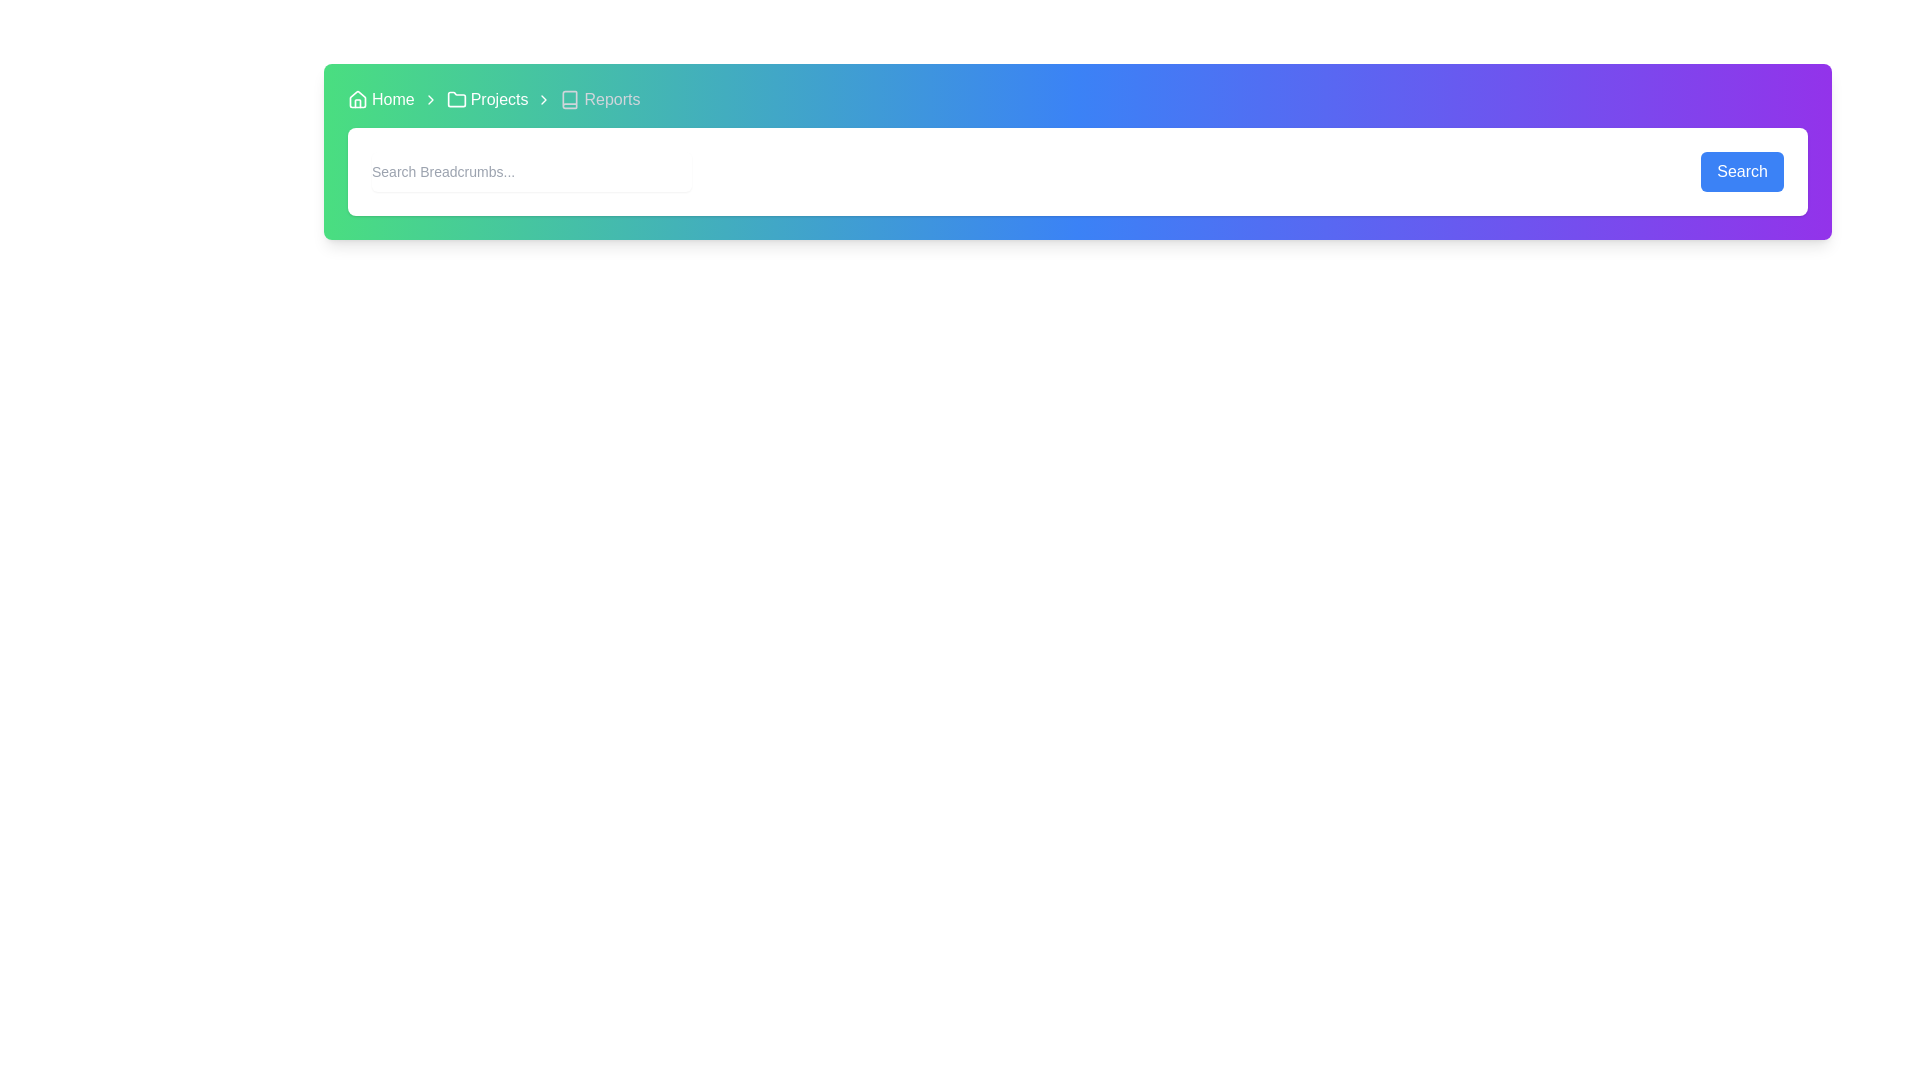  I want to click on the second chevron icon in the breadcrumb navigation bar that separates 'Home' and 'Projects', so click(429, 100).